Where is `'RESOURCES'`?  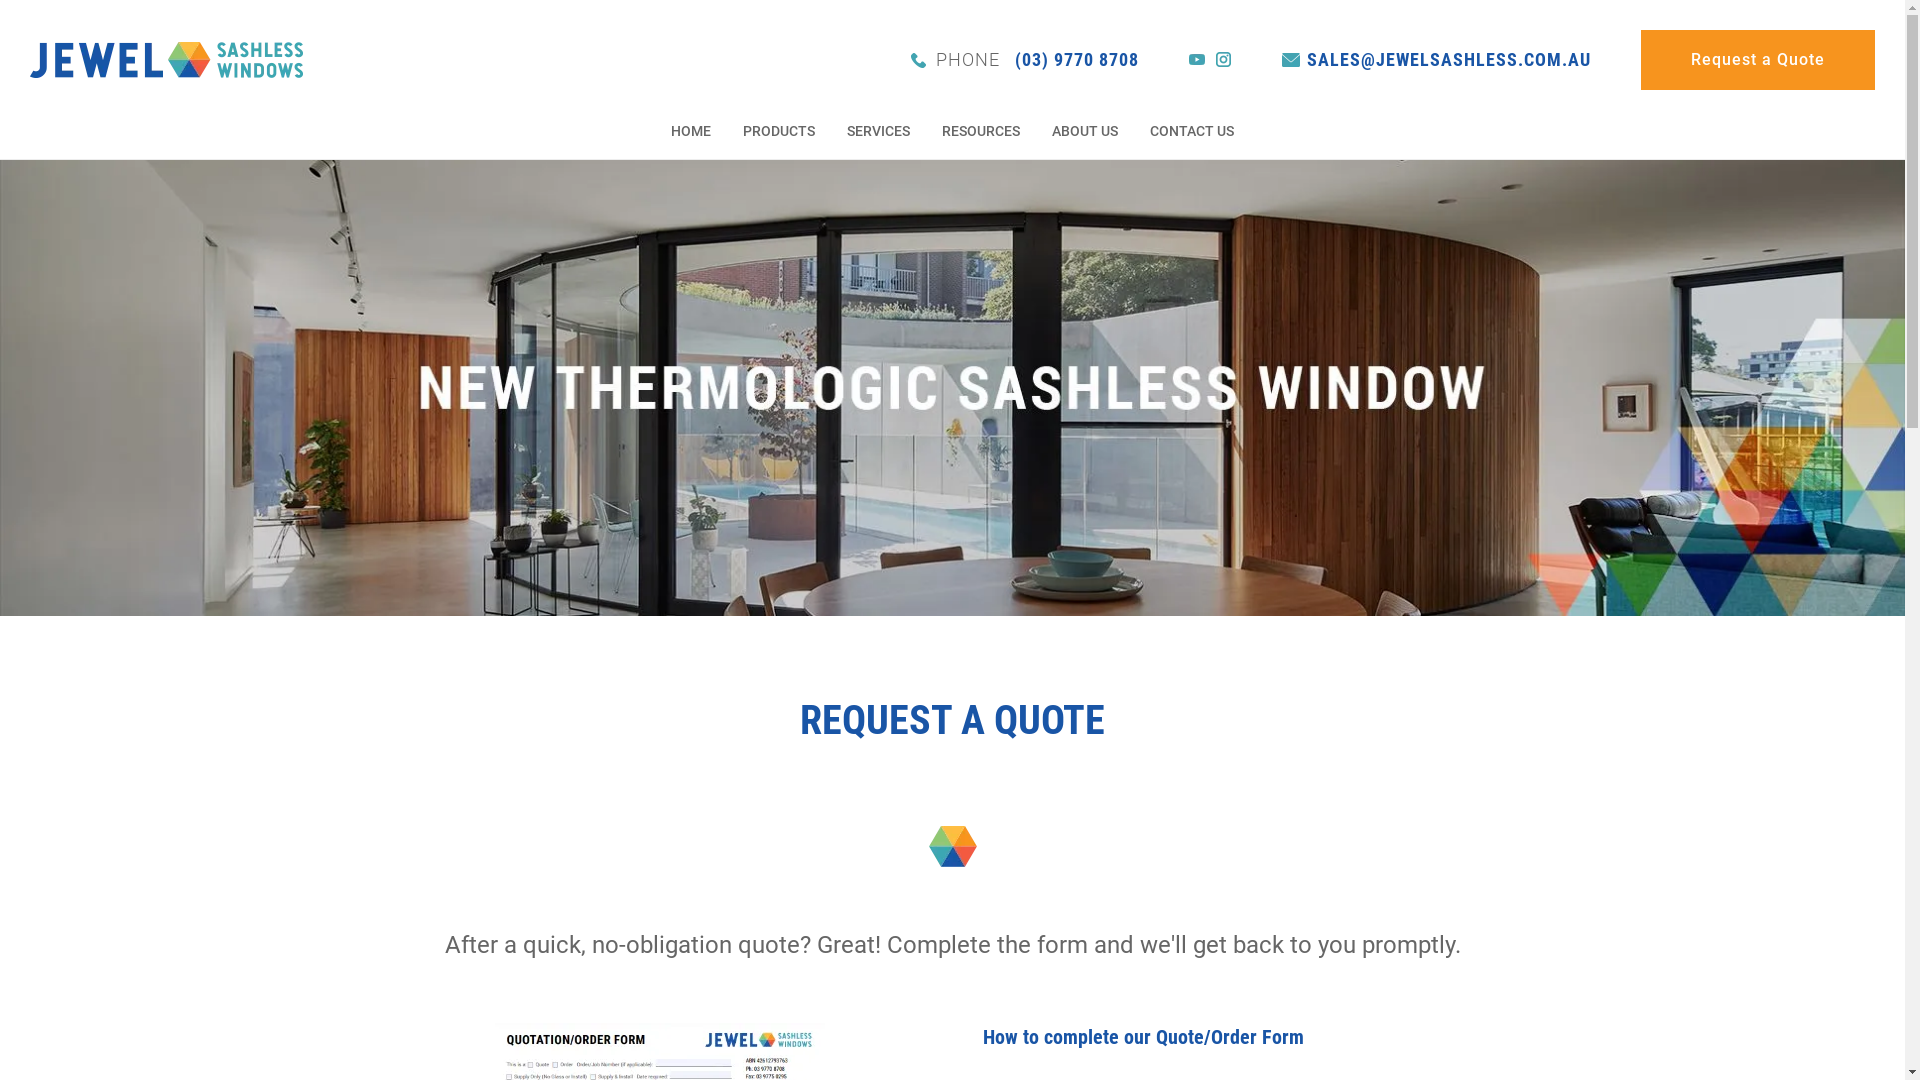
'RESOURCES' is located at coordinates (980, 132).